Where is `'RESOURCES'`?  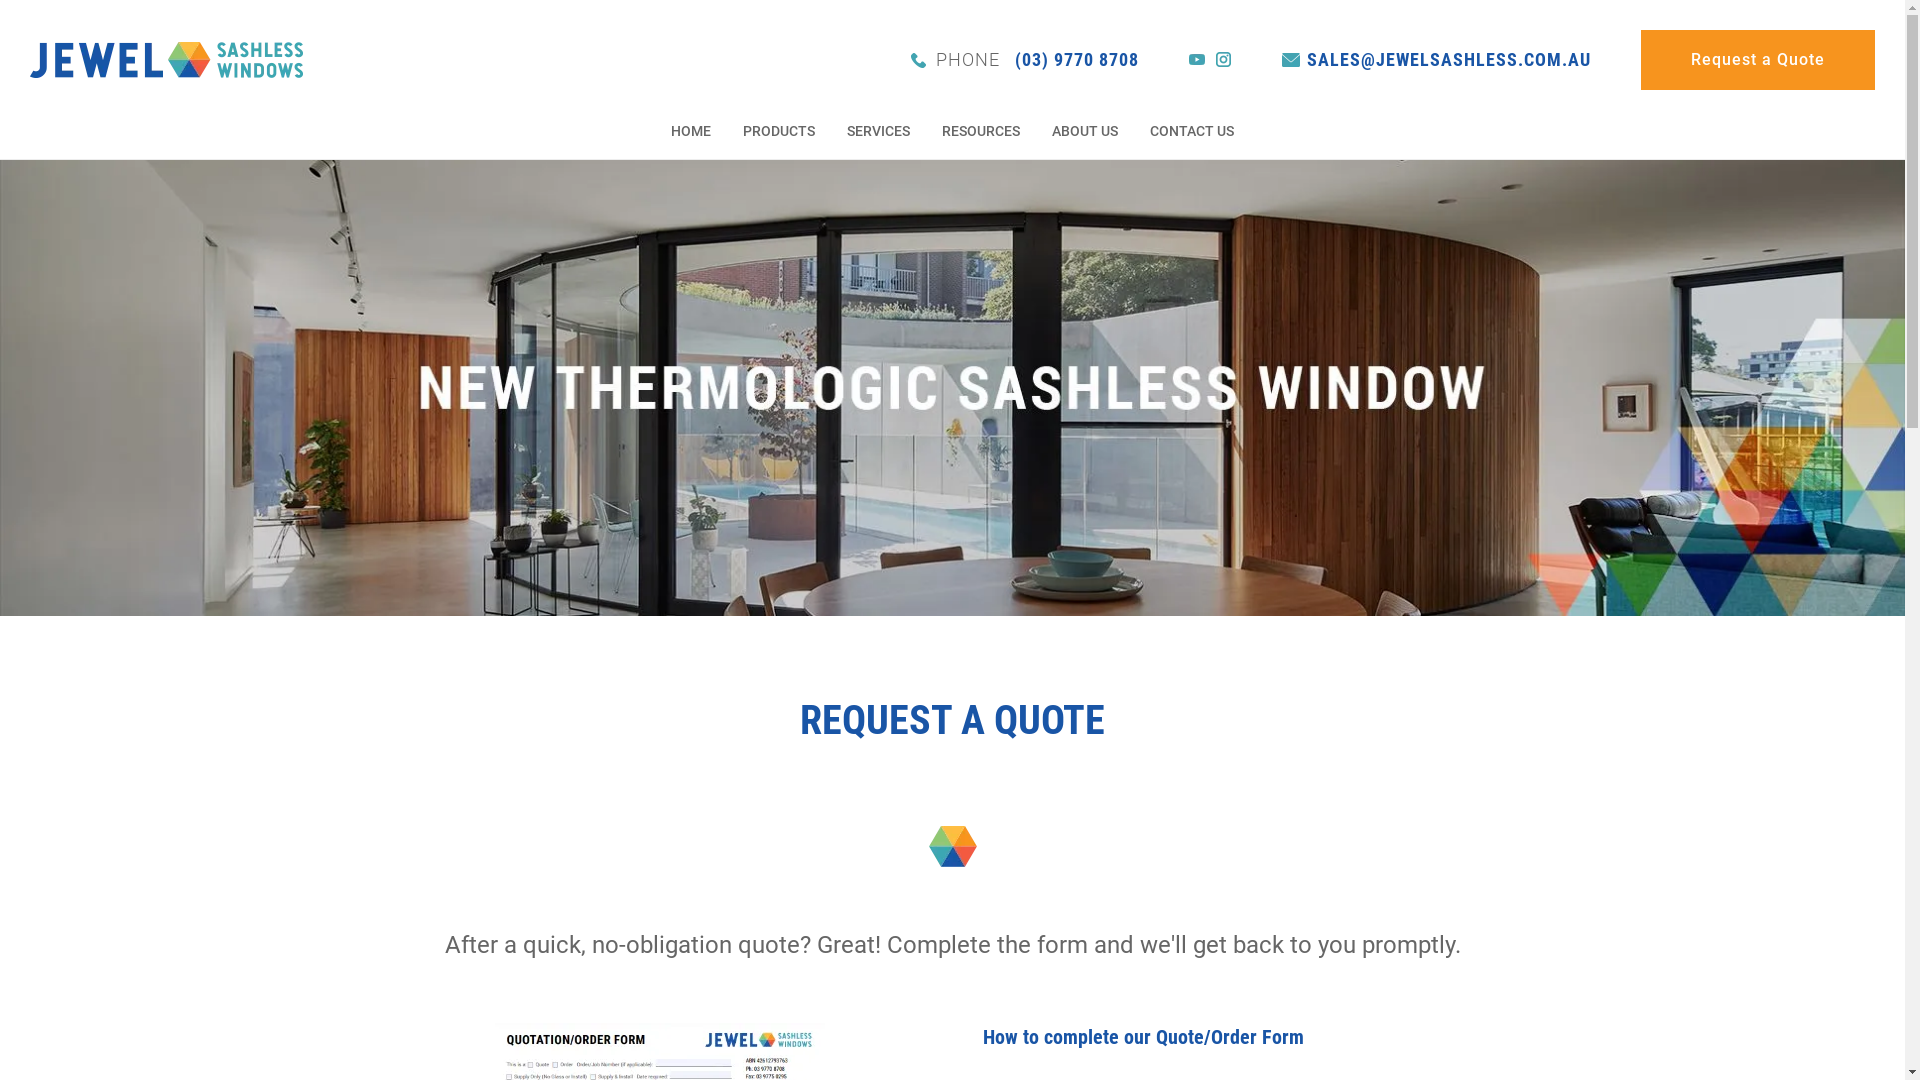
'RESOURCES' is located at coordinates (980, 132).